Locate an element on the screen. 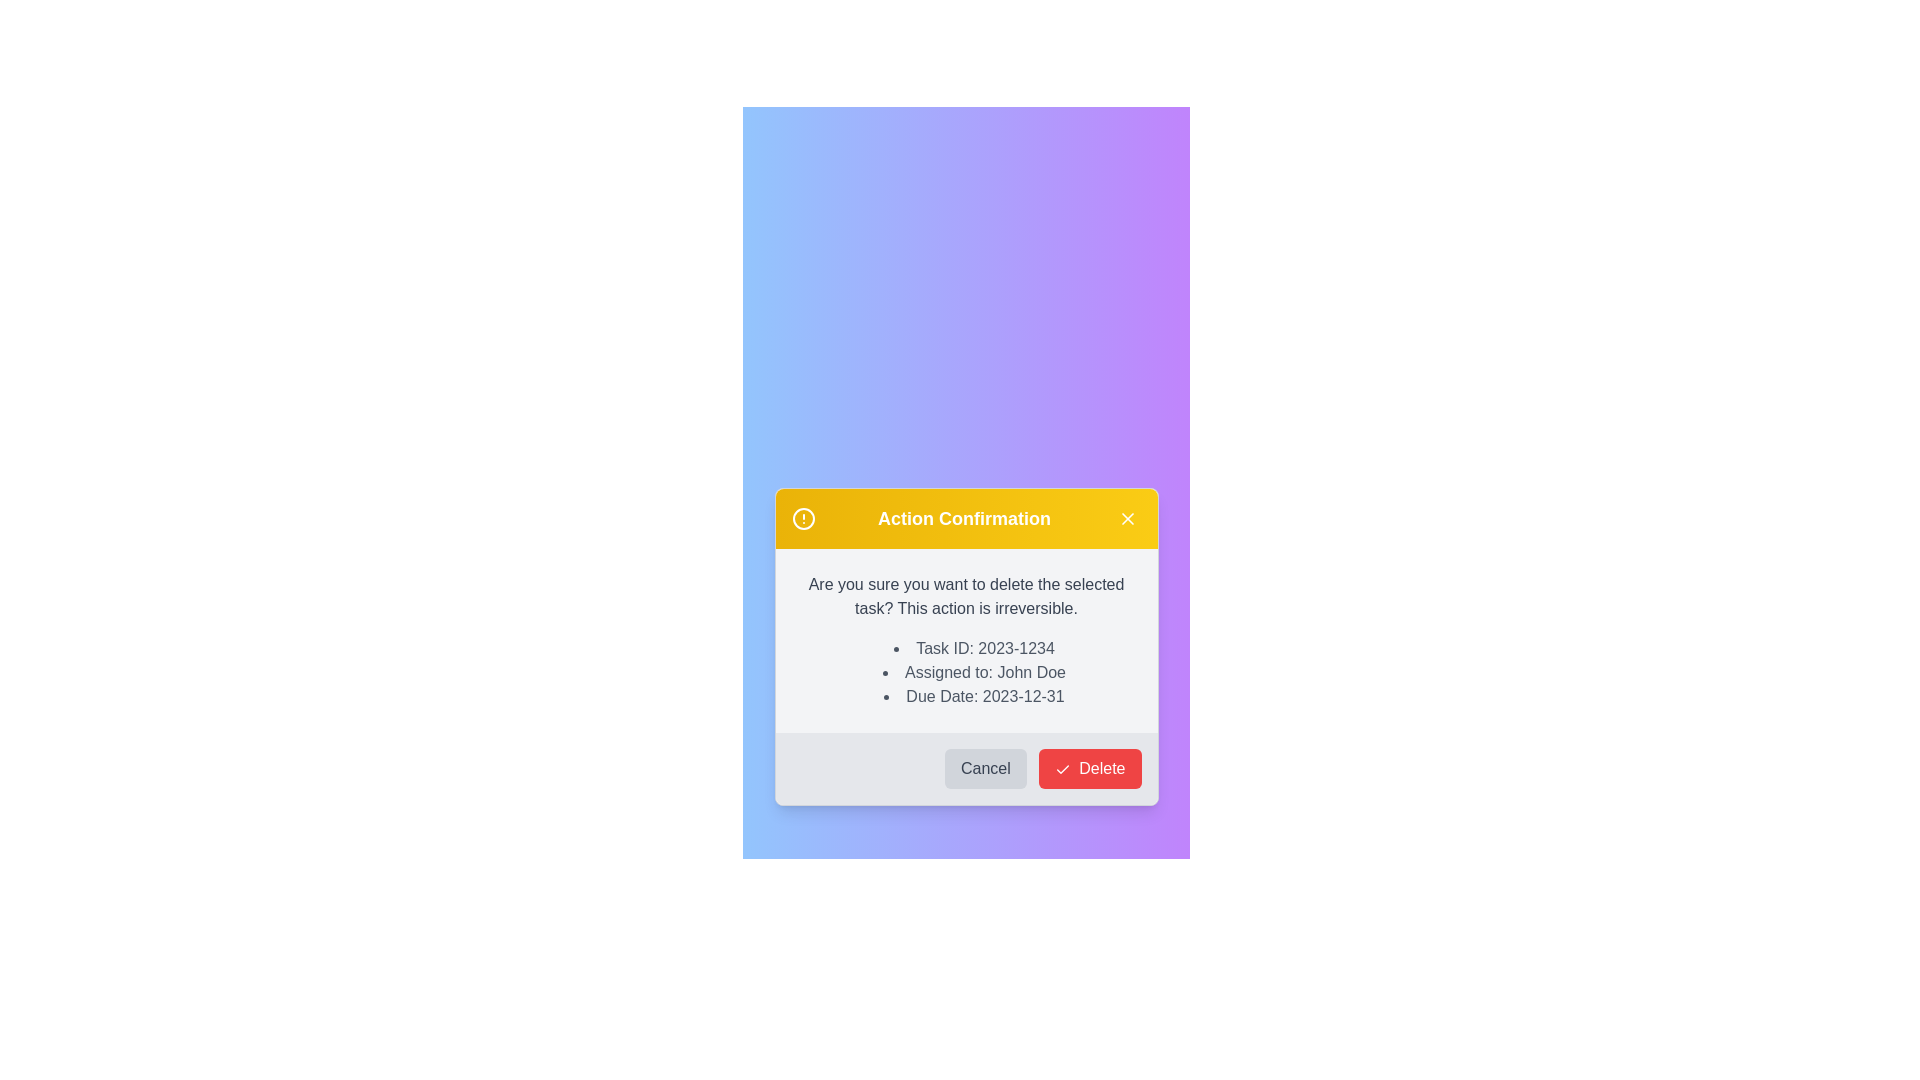 This screenshot has width=1920, height=1080. the static text displaying the name of the individual assigned to a specific task, located as the second item in a bulleted list within a confirmation dialog is located at coordinates (974, 672).